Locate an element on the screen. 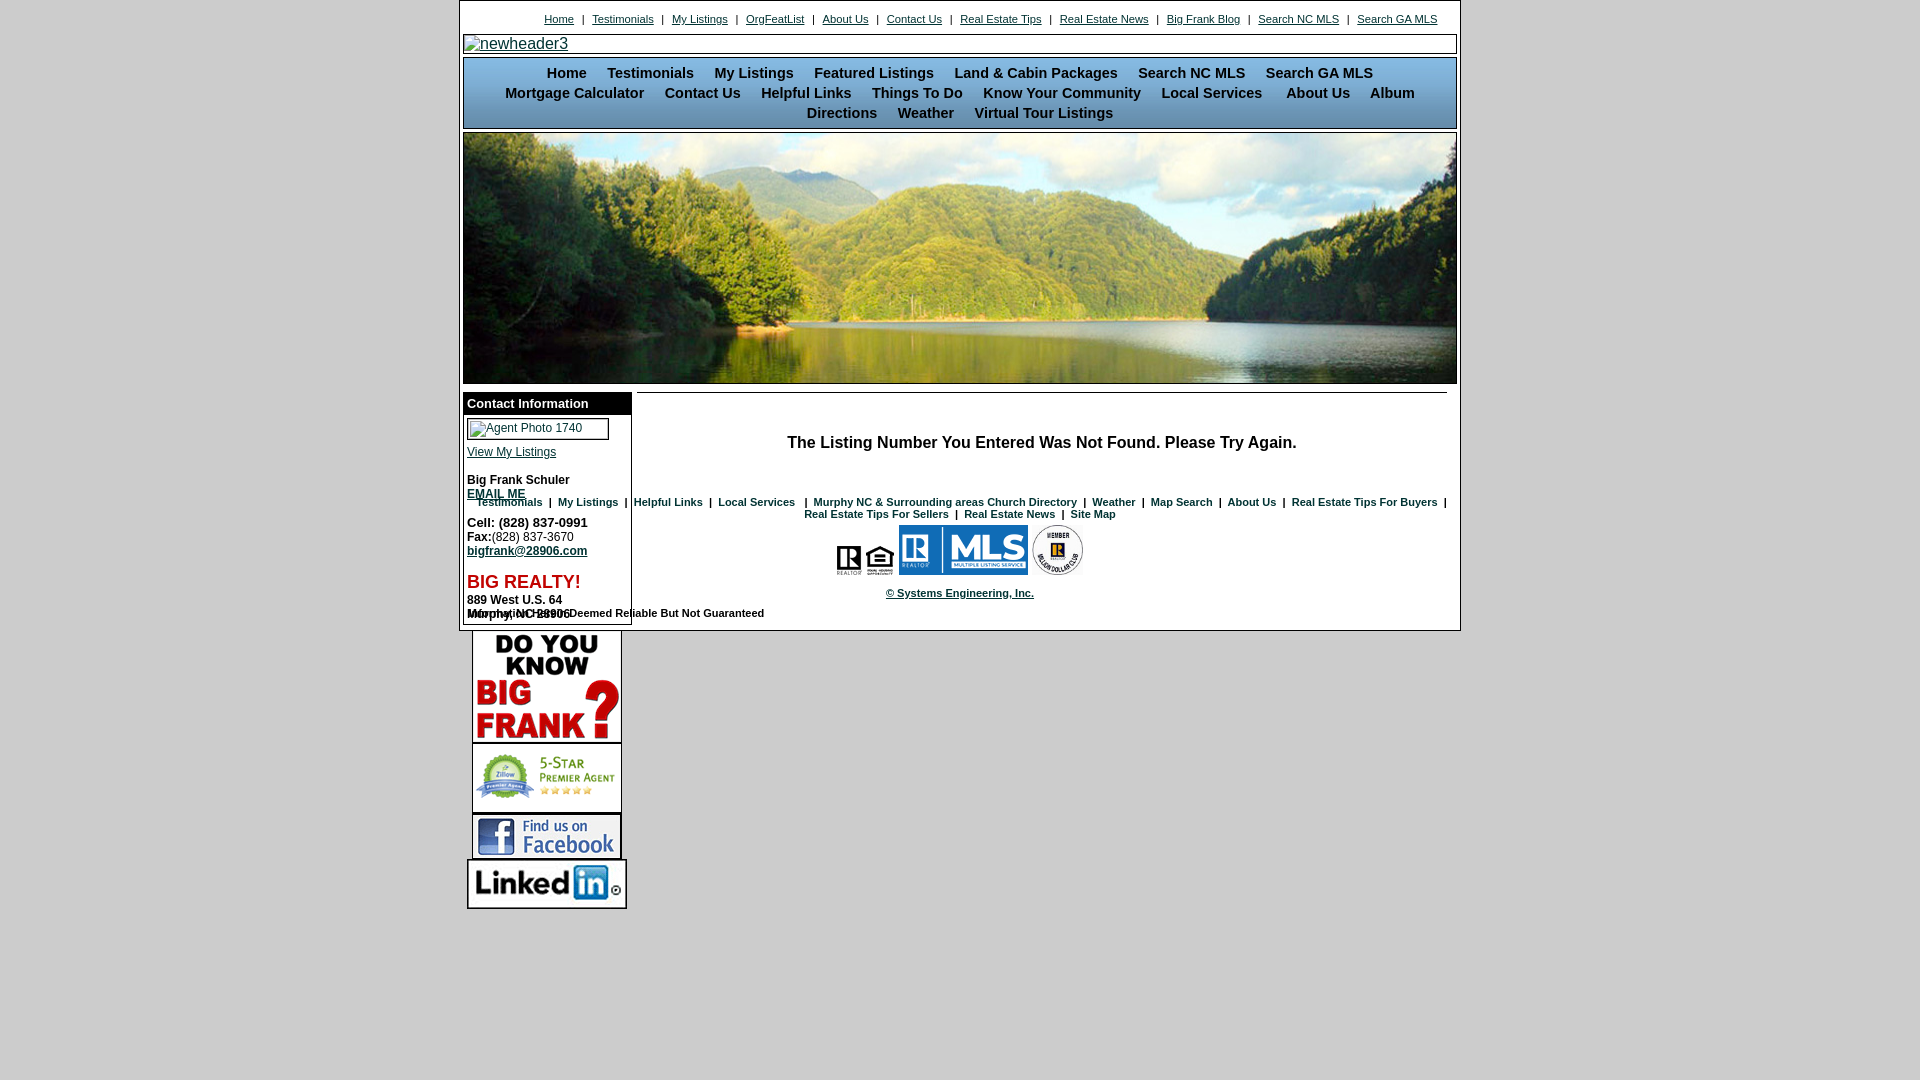 The image size is (1920, 1080). 'Helpful Links' is located at coordinates (668, 500).